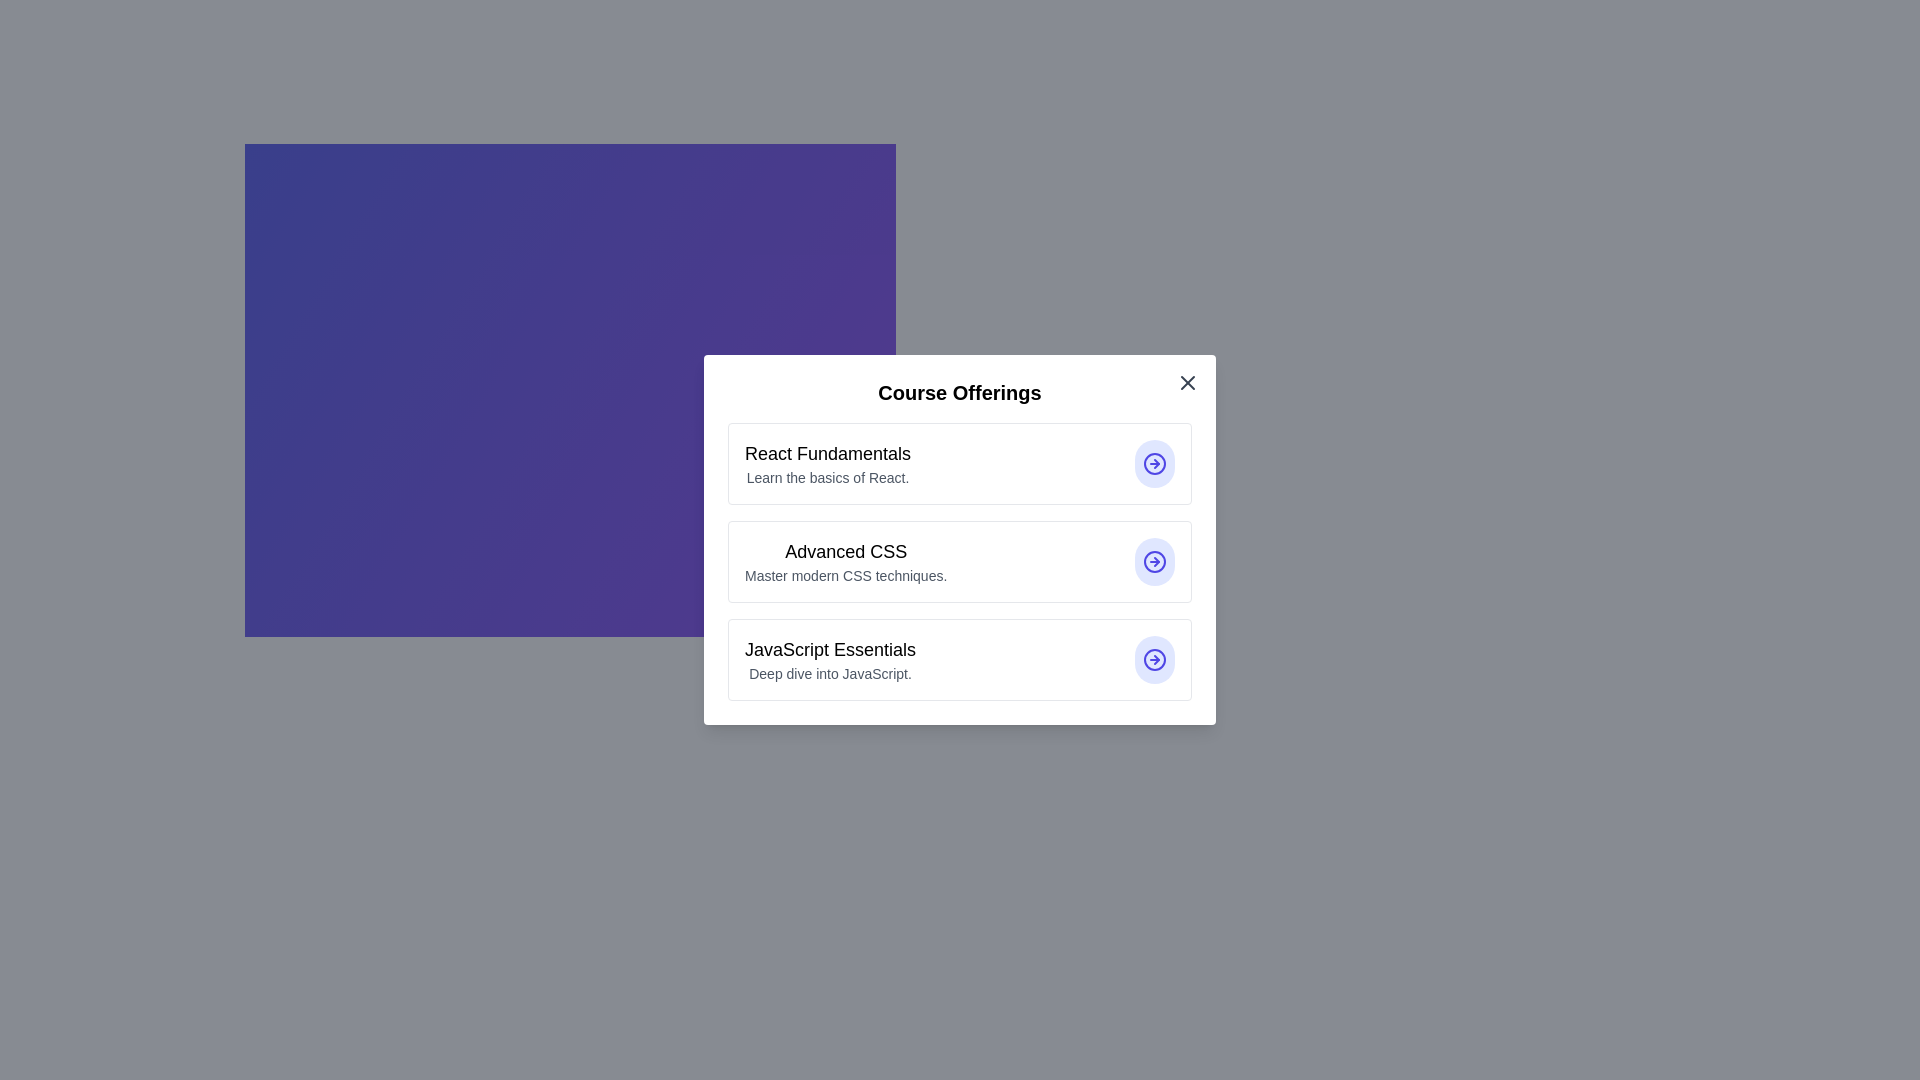 The width and height of the screenshot is (1920, 1080). Describe the element at coordinates (960, 463) in the screenshot. I see `the topmost list item in the 'Course Offerings' modal, which reads 'React Fundamentals'` at that location.